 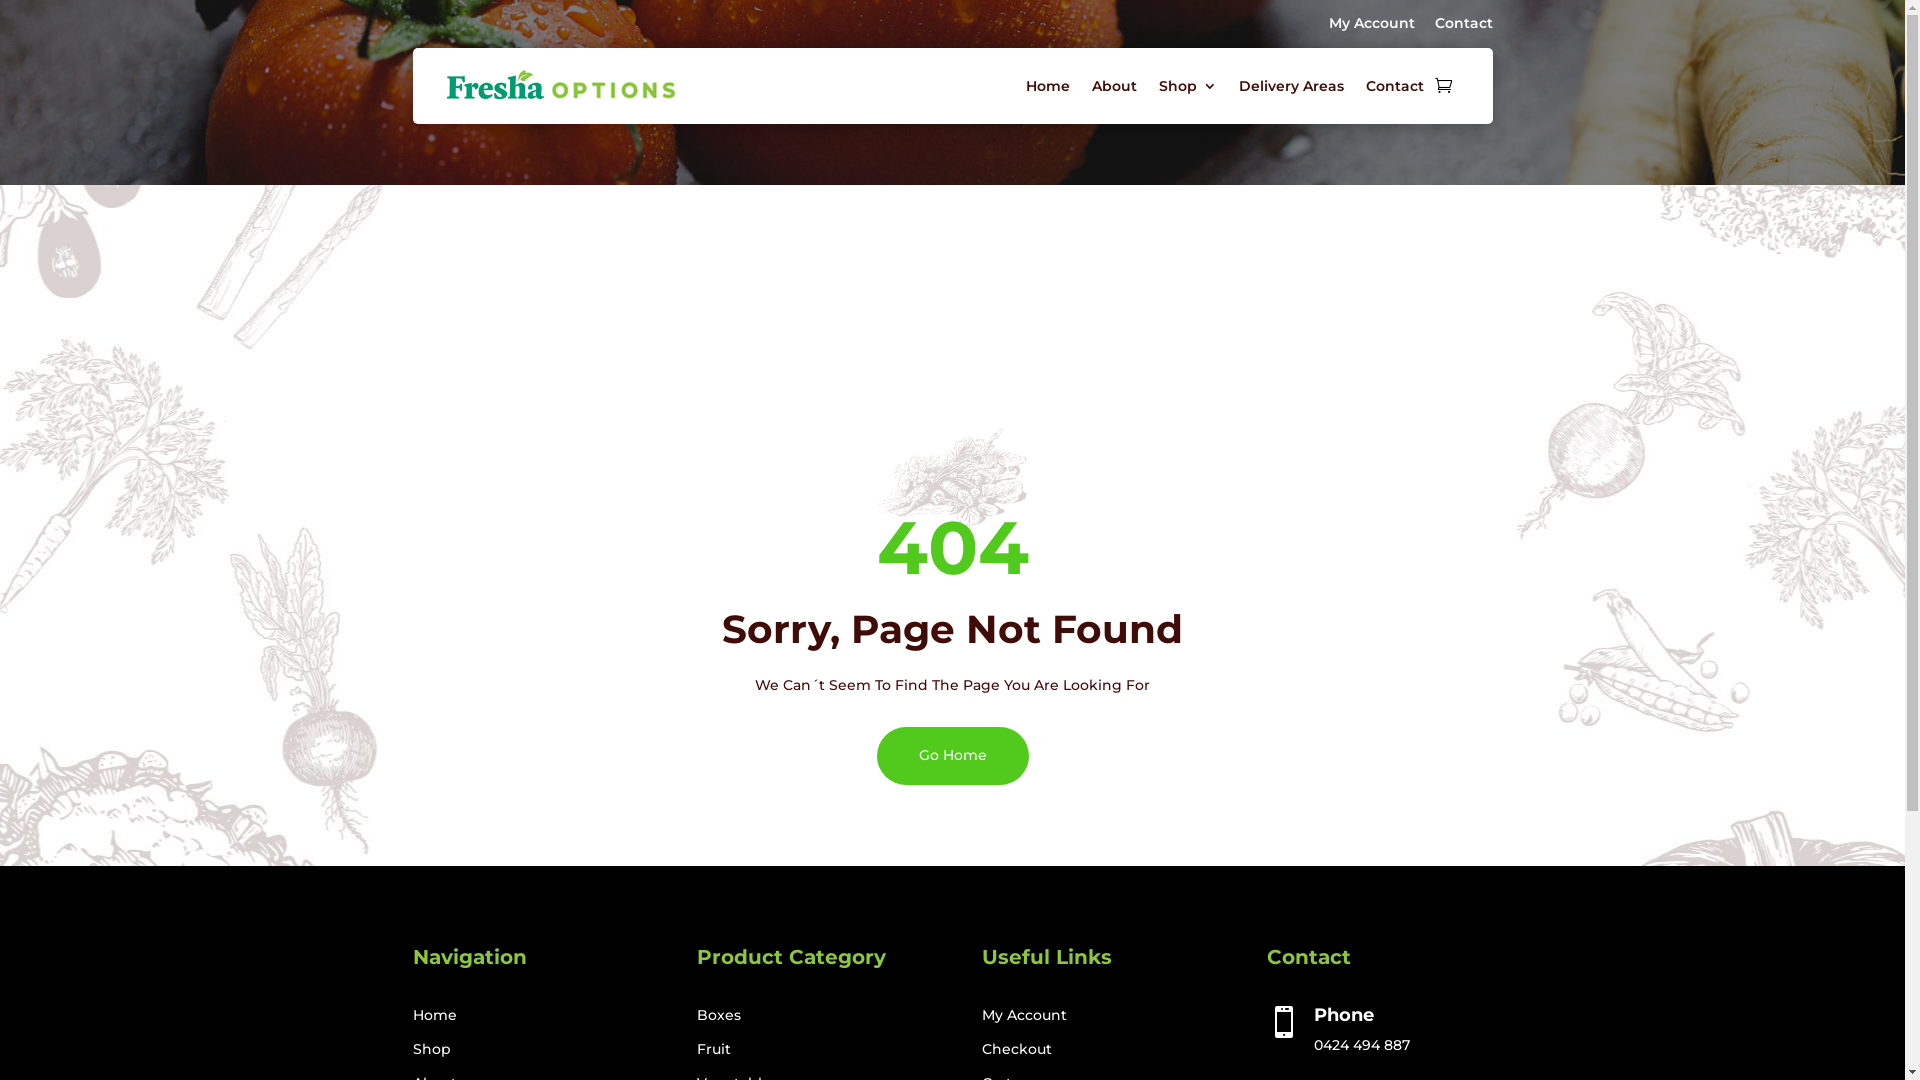 What do you see at coordinates (1370, 23) in the screenshot?
I see `'My Account'` at bounding box center [1370, 23].